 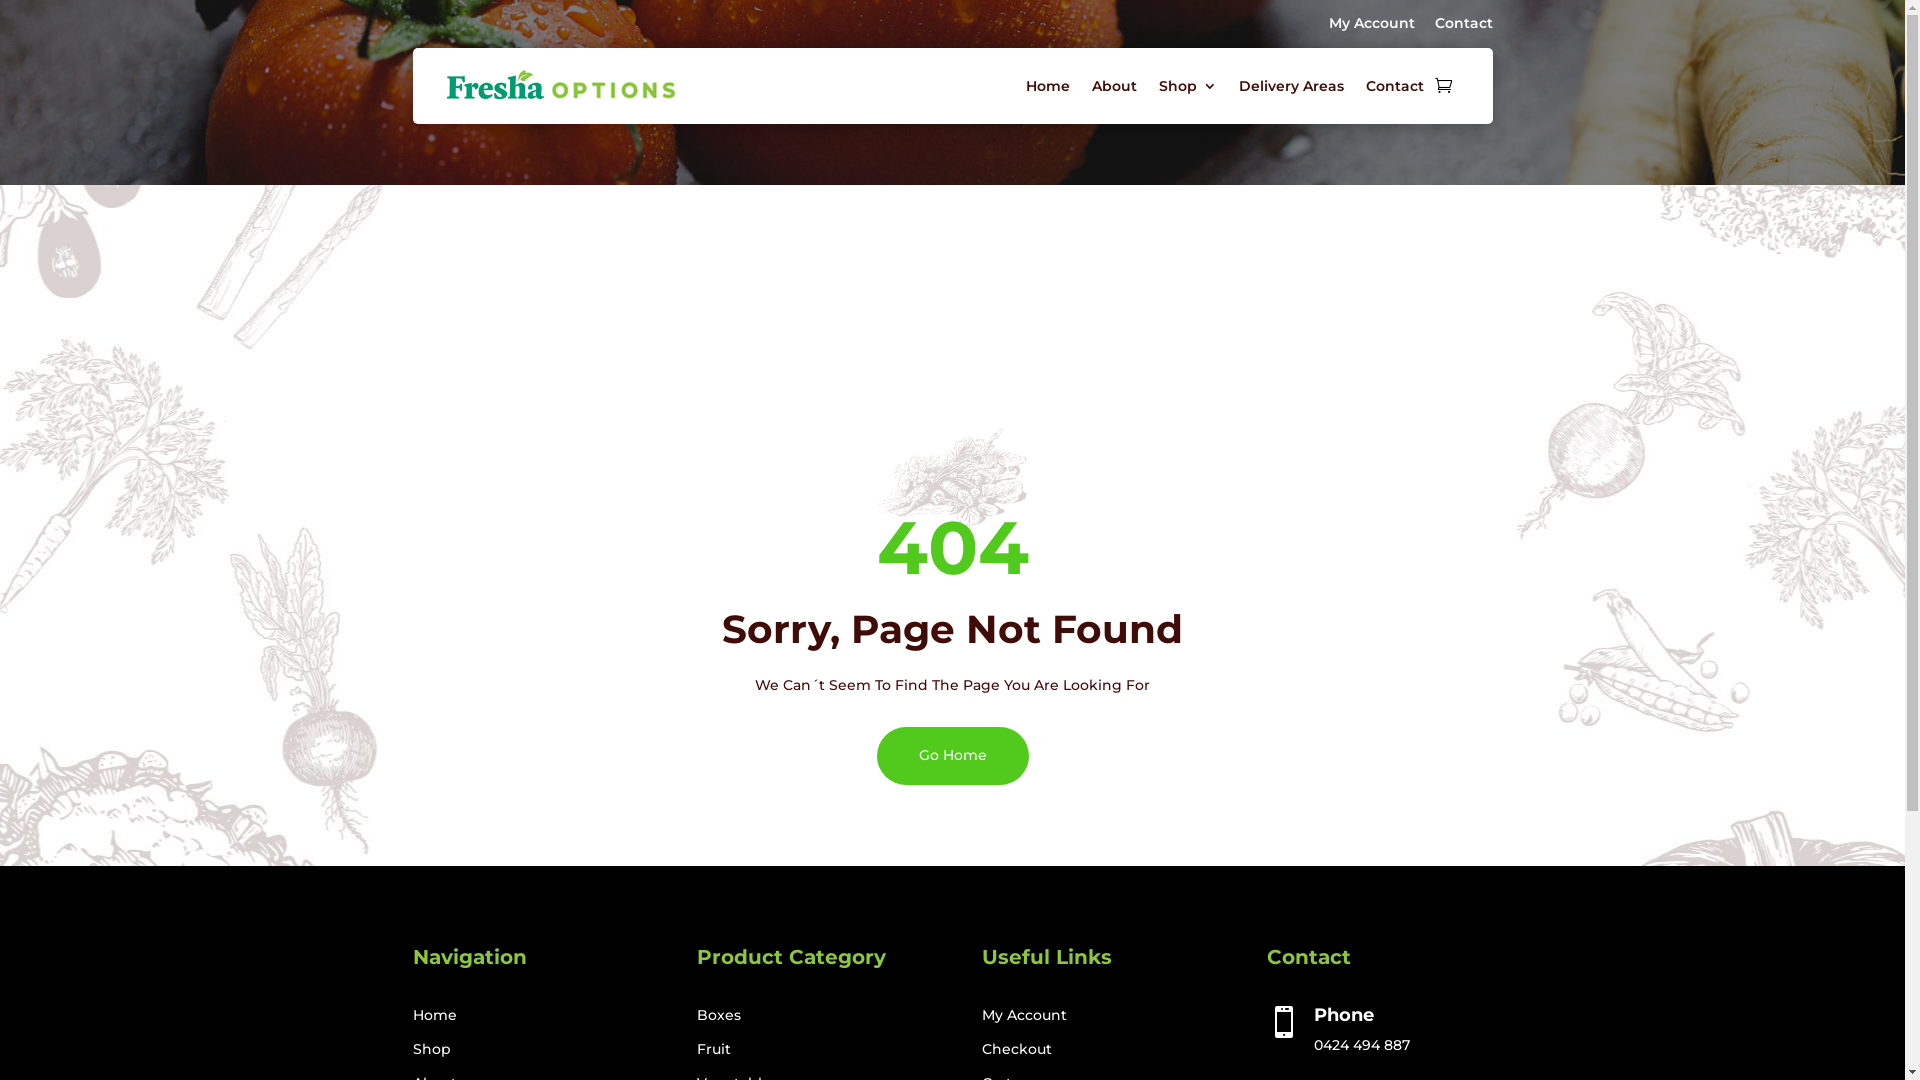 What do you see at coordinates (1370, 23) in the screenshot?
I see `'My Account'` at bounding box center [1370, 23].